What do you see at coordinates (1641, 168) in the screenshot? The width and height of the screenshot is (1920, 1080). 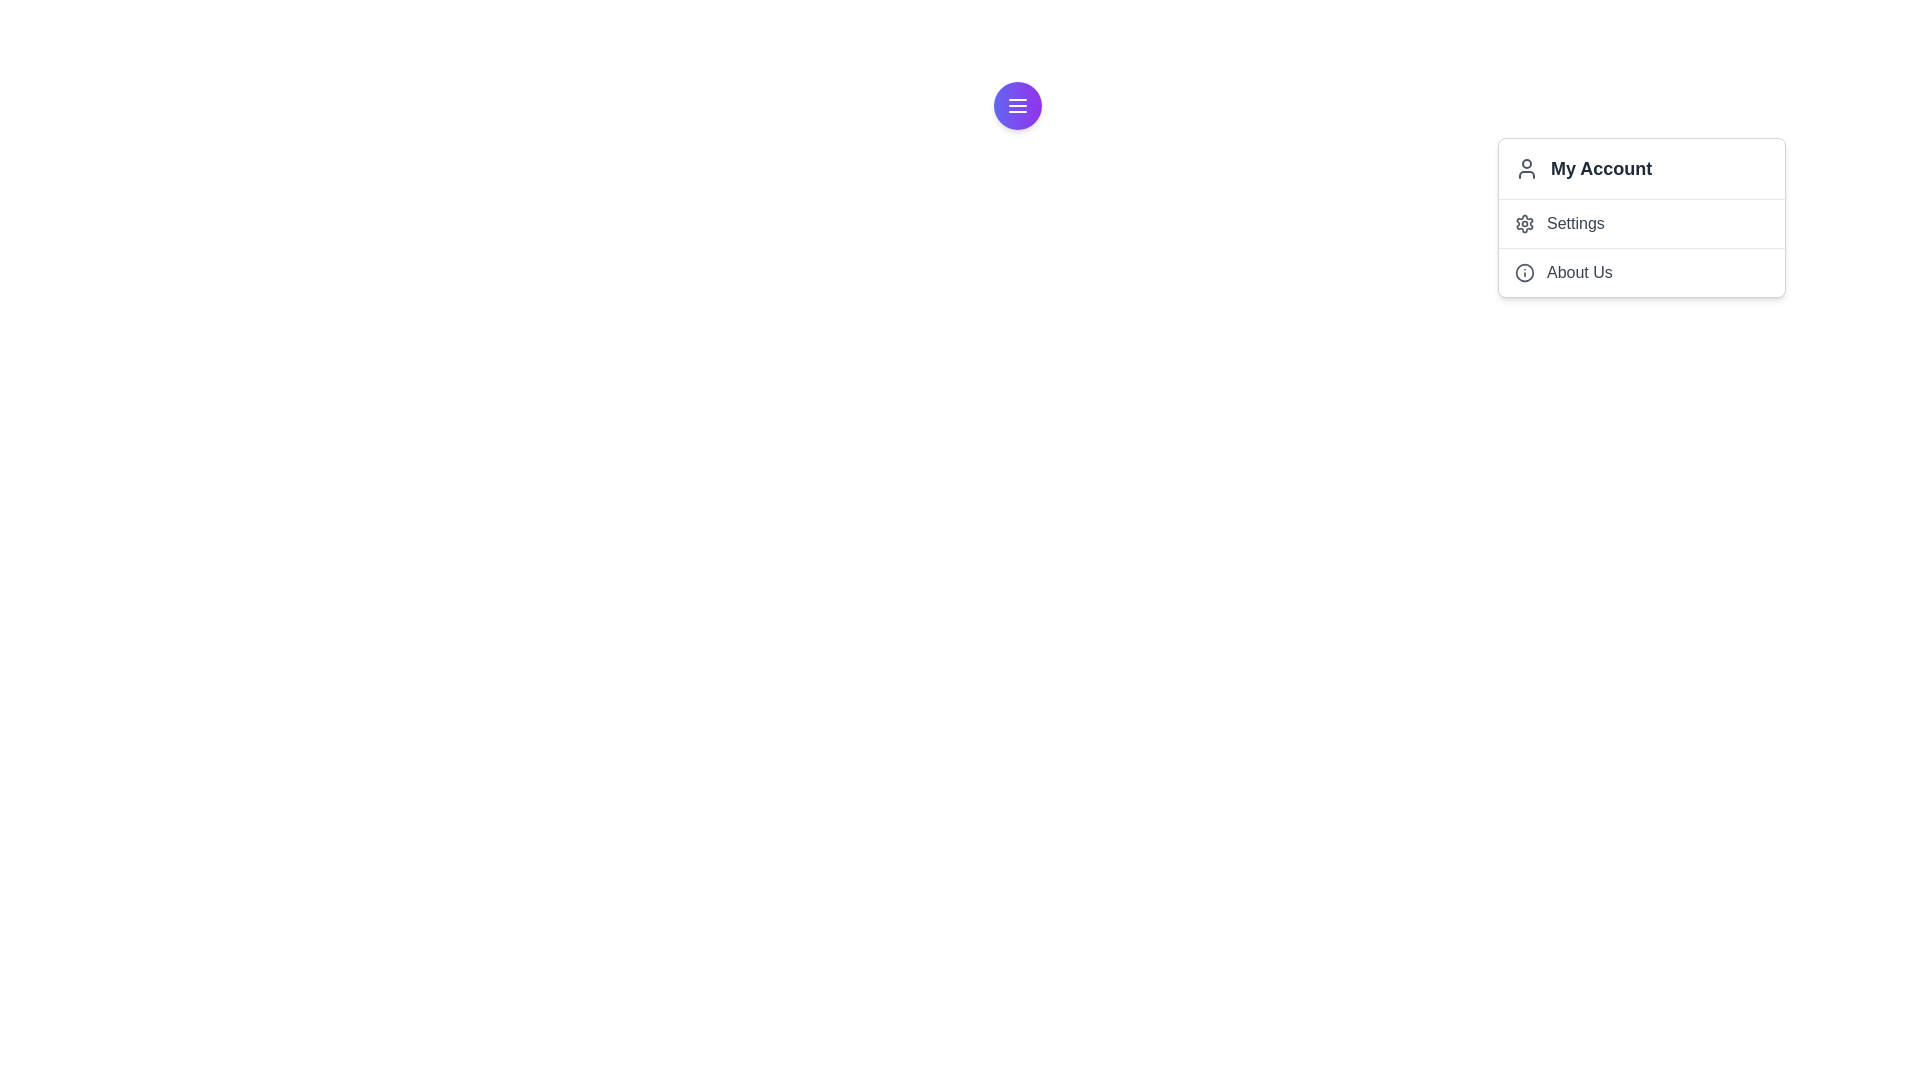 I see `the first menu item in the dropdown` at bounding box center [1641, 168].